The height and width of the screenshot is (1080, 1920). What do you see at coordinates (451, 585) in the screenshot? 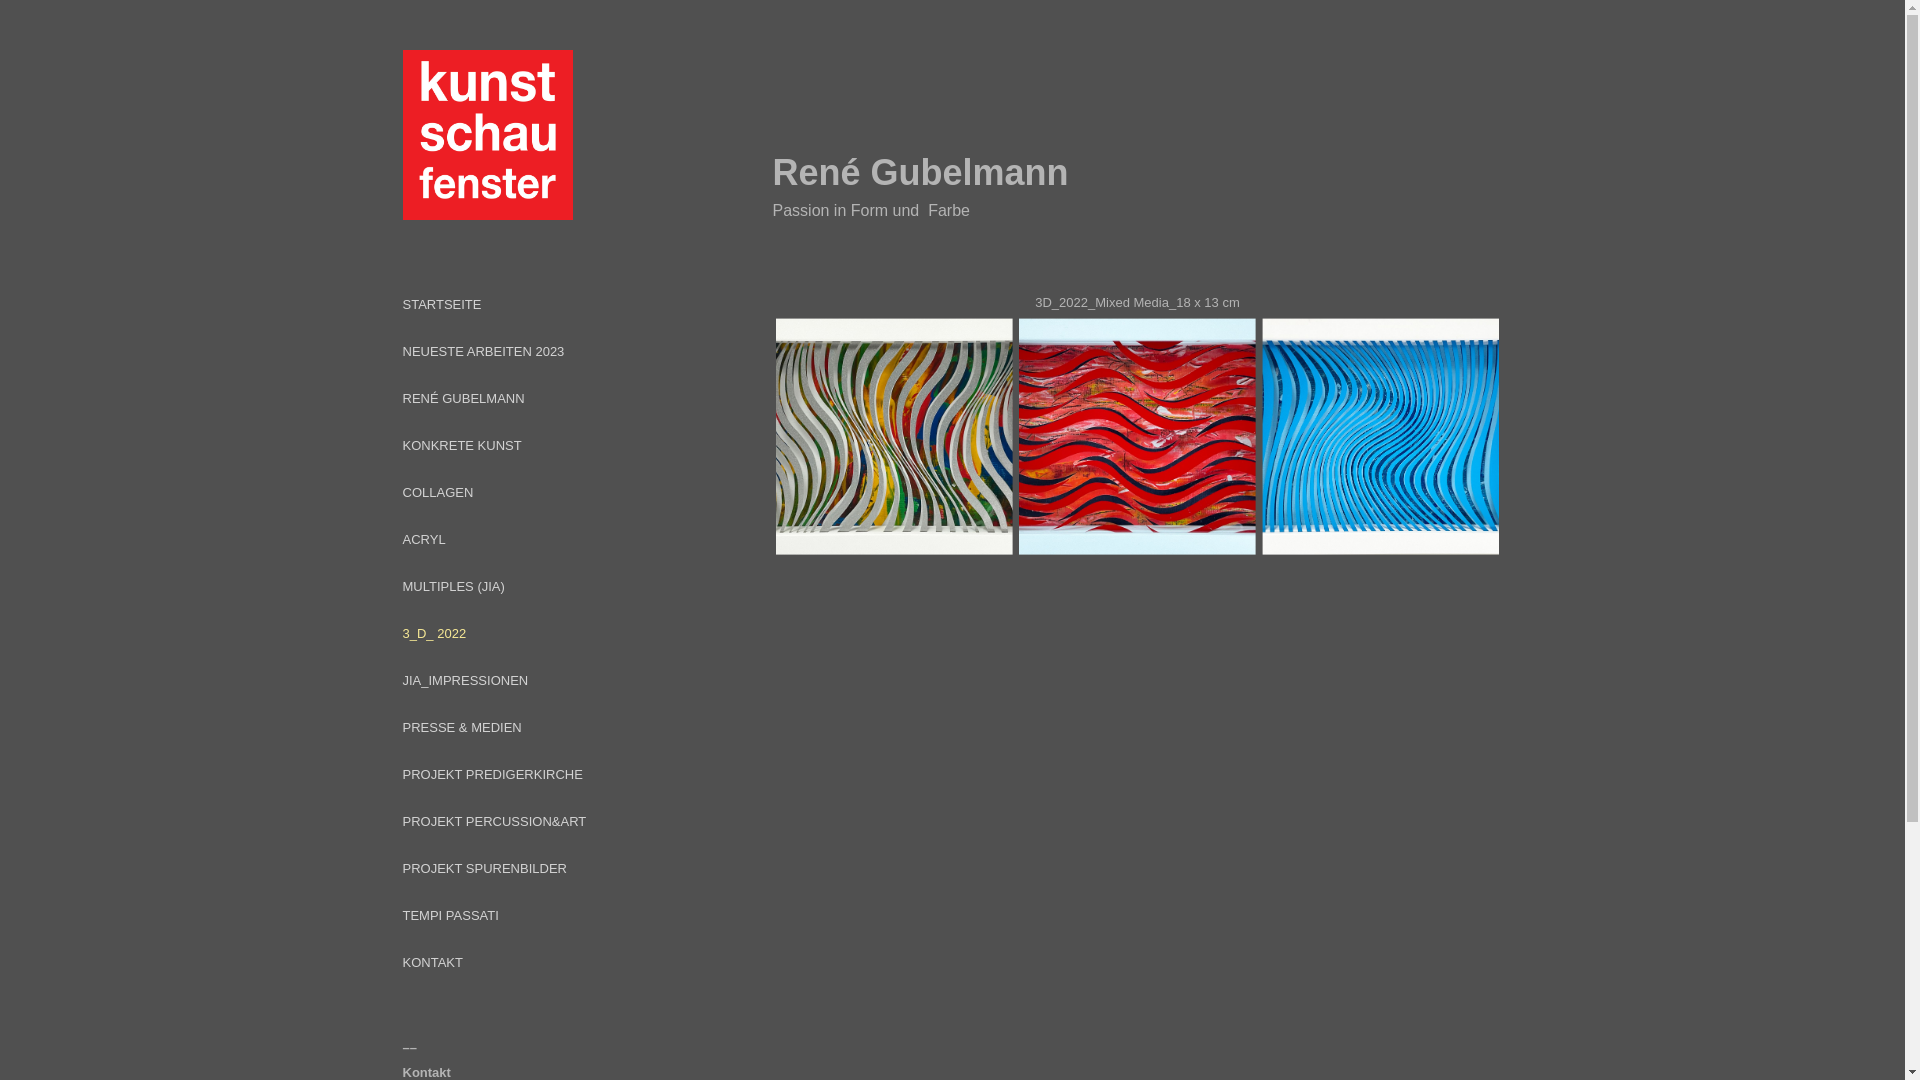
I see `'MULTIPLES (JIA)'` at bounding box center [451, 585].